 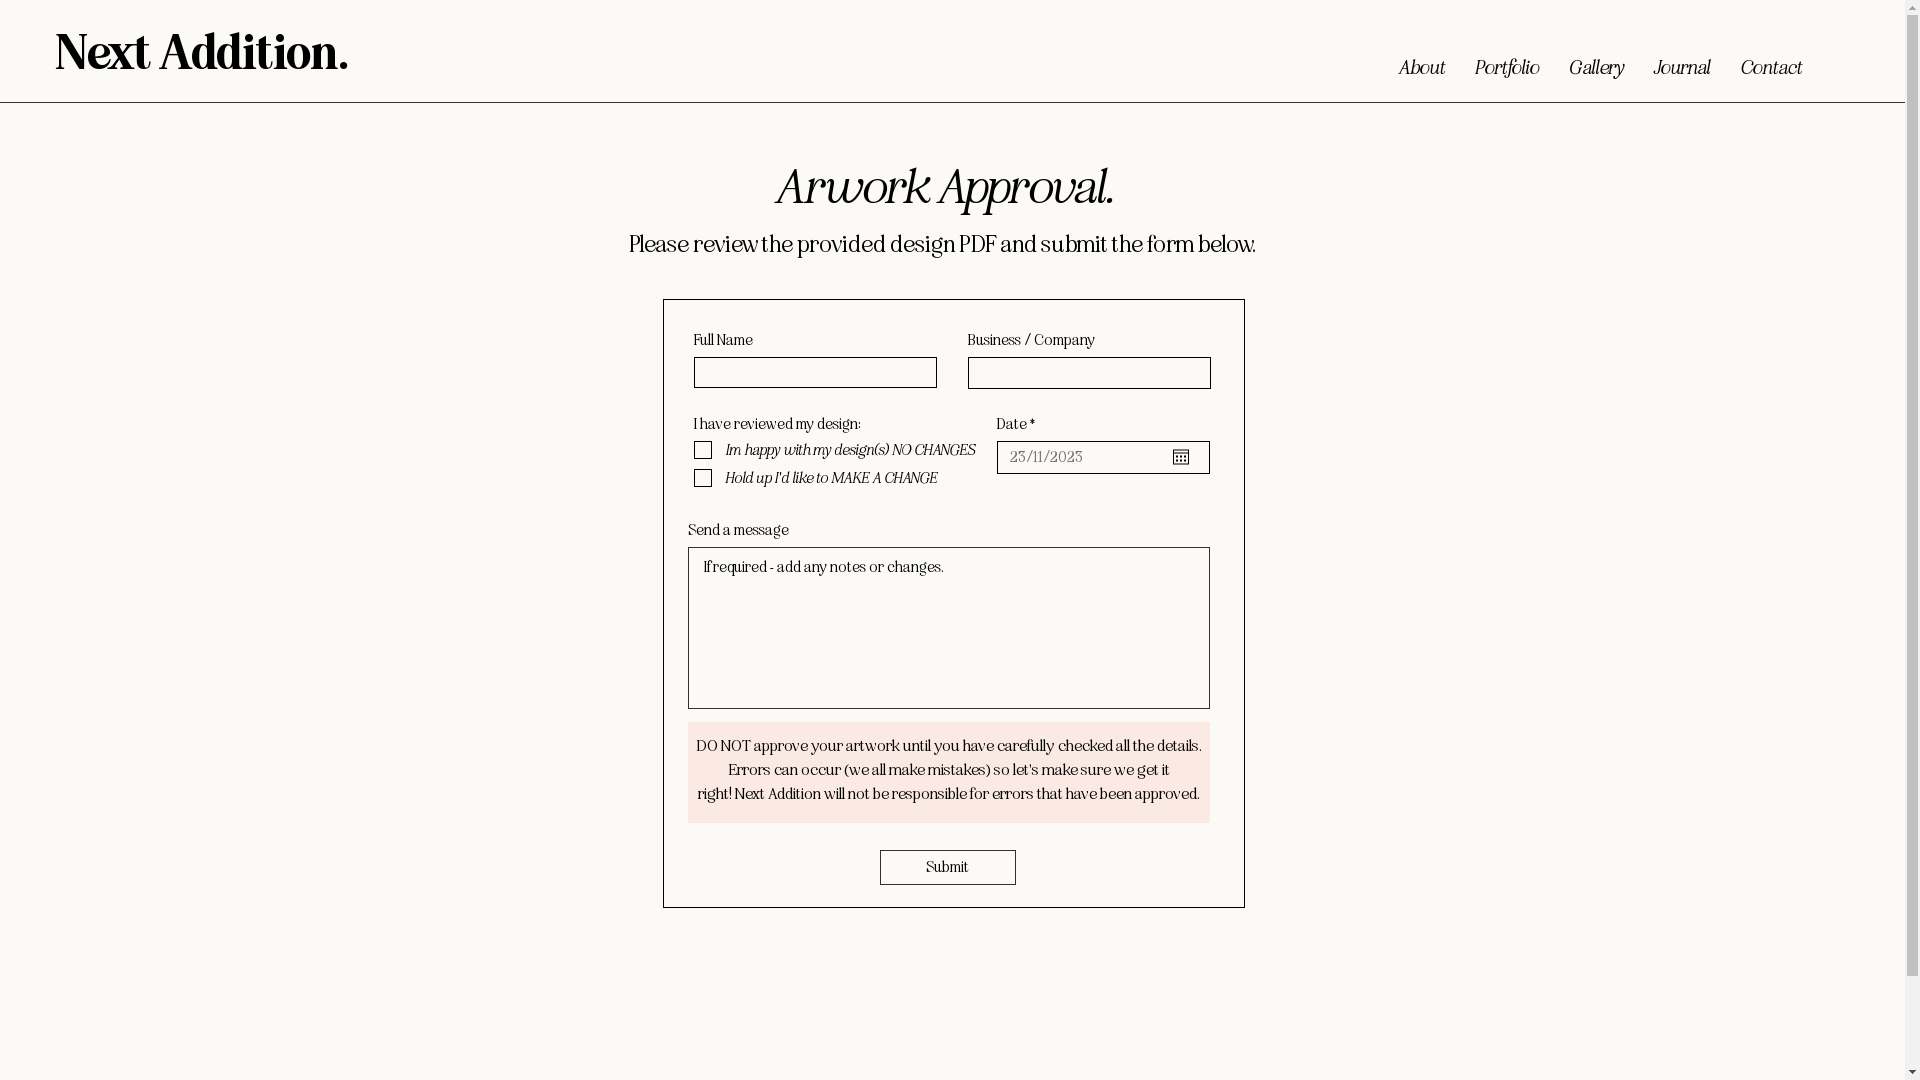 What do you see at coordinates (1680, 61) in the screenshot?
I see `'Journal'` at bounding box center [1680, 61].